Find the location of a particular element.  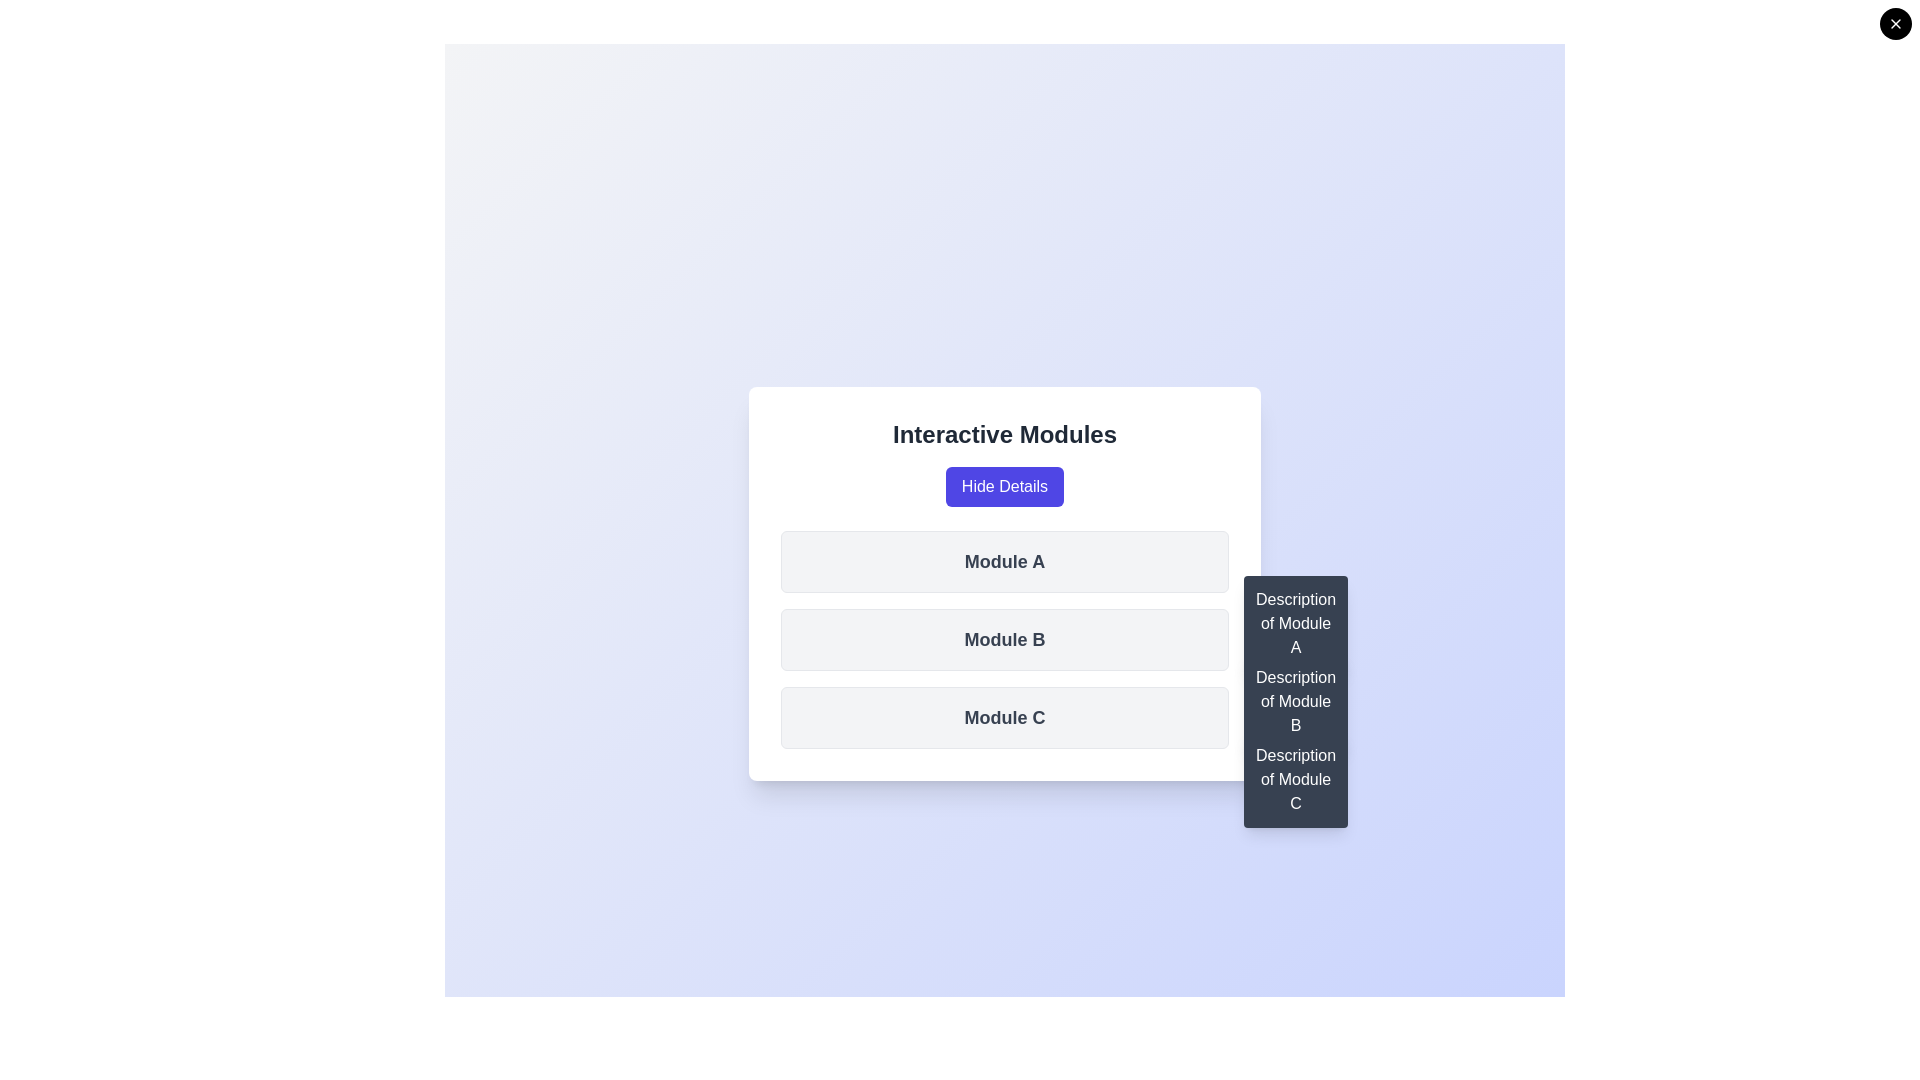

the text label that serves as the title for 'Module A', located at the top of the rounded rectangular card in the content panel is located at coordinates (1004, 562).